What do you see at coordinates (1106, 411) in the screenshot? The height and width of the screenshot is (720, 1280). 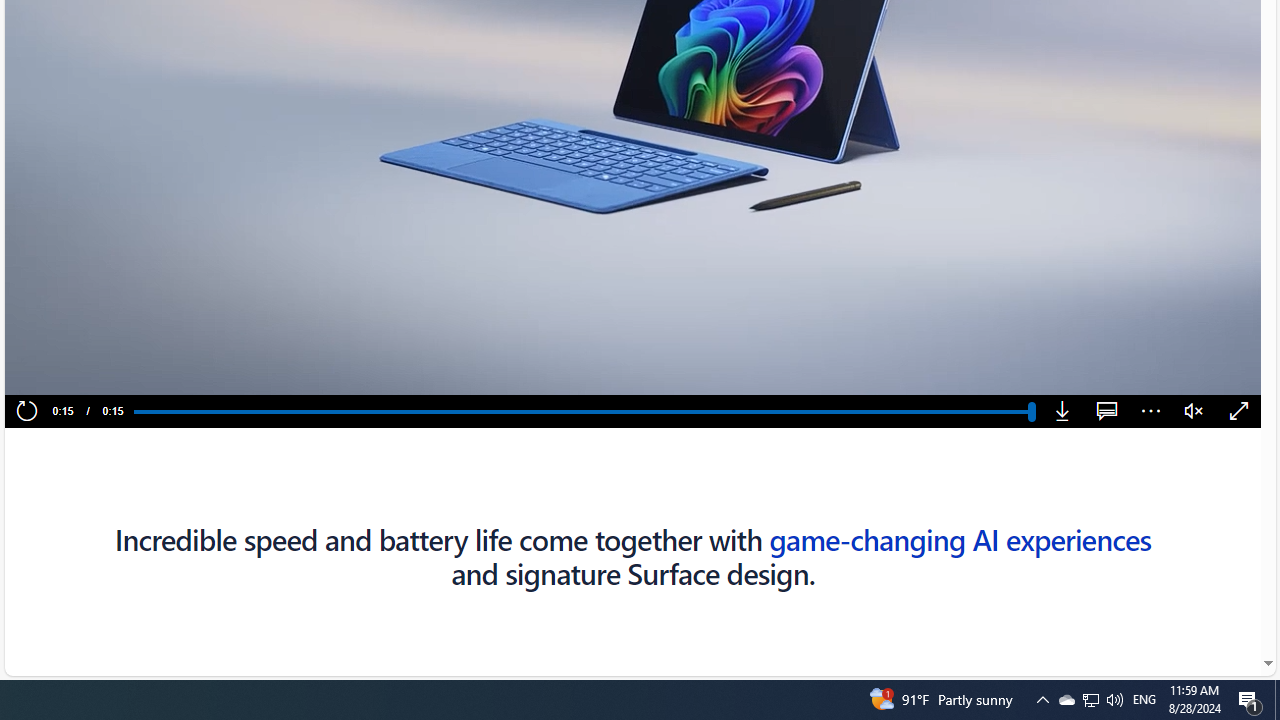 I see `'Captions'` at bounding box center [1106, 411].